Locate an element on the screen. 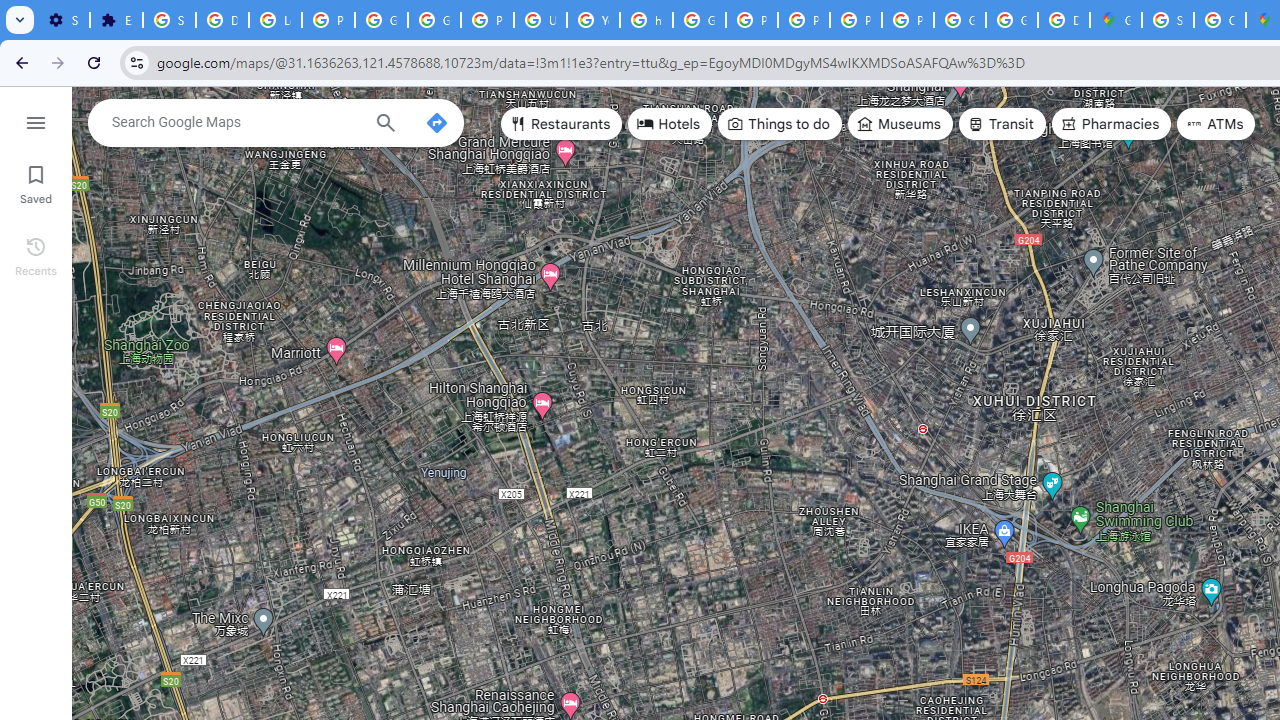 This screenshot has height=720, width=1280. 'Google Account Help' is located at coordinates (381, 20).